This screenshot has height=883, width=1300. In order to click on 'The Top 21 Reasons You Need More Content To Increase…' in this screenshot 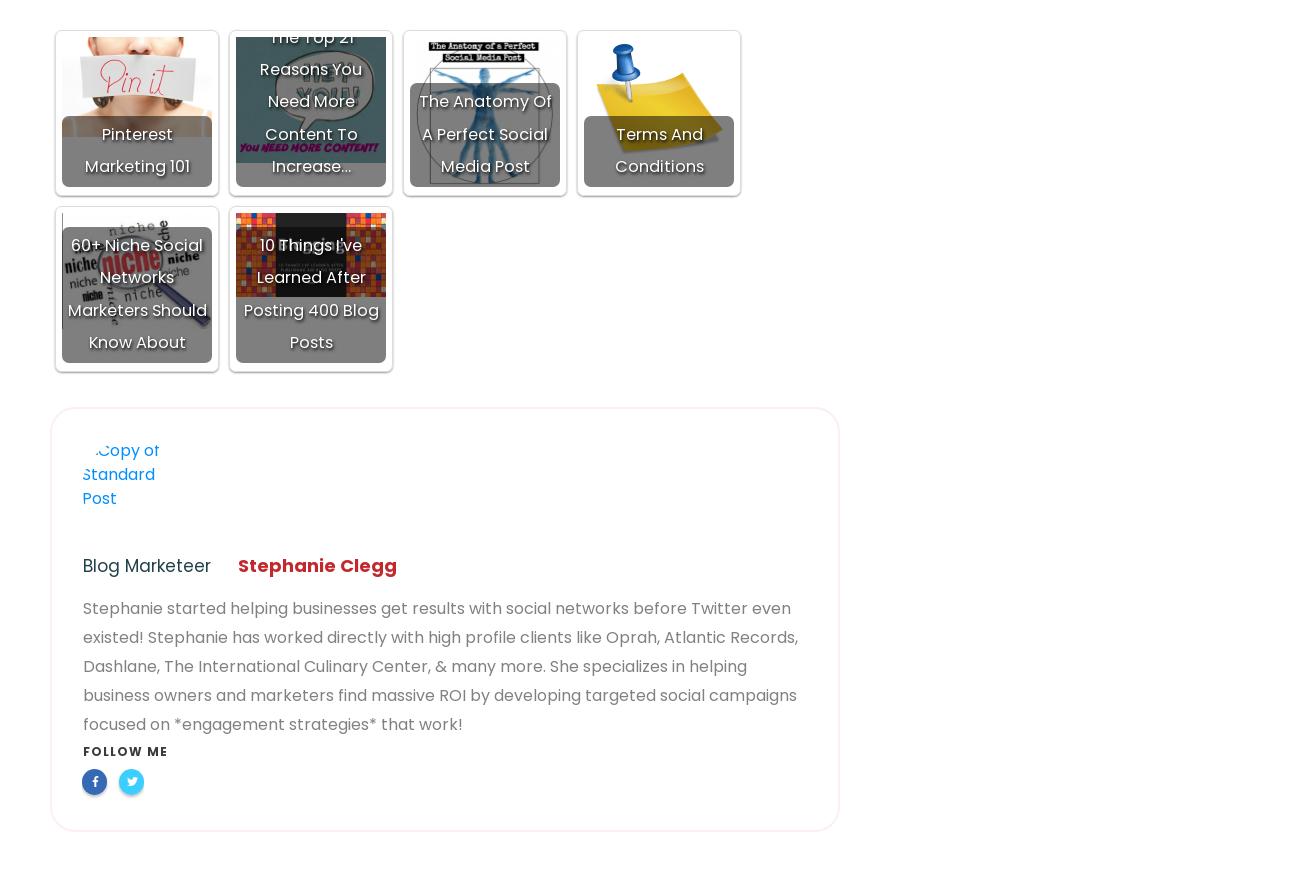, I will do `click(310, 101)`.